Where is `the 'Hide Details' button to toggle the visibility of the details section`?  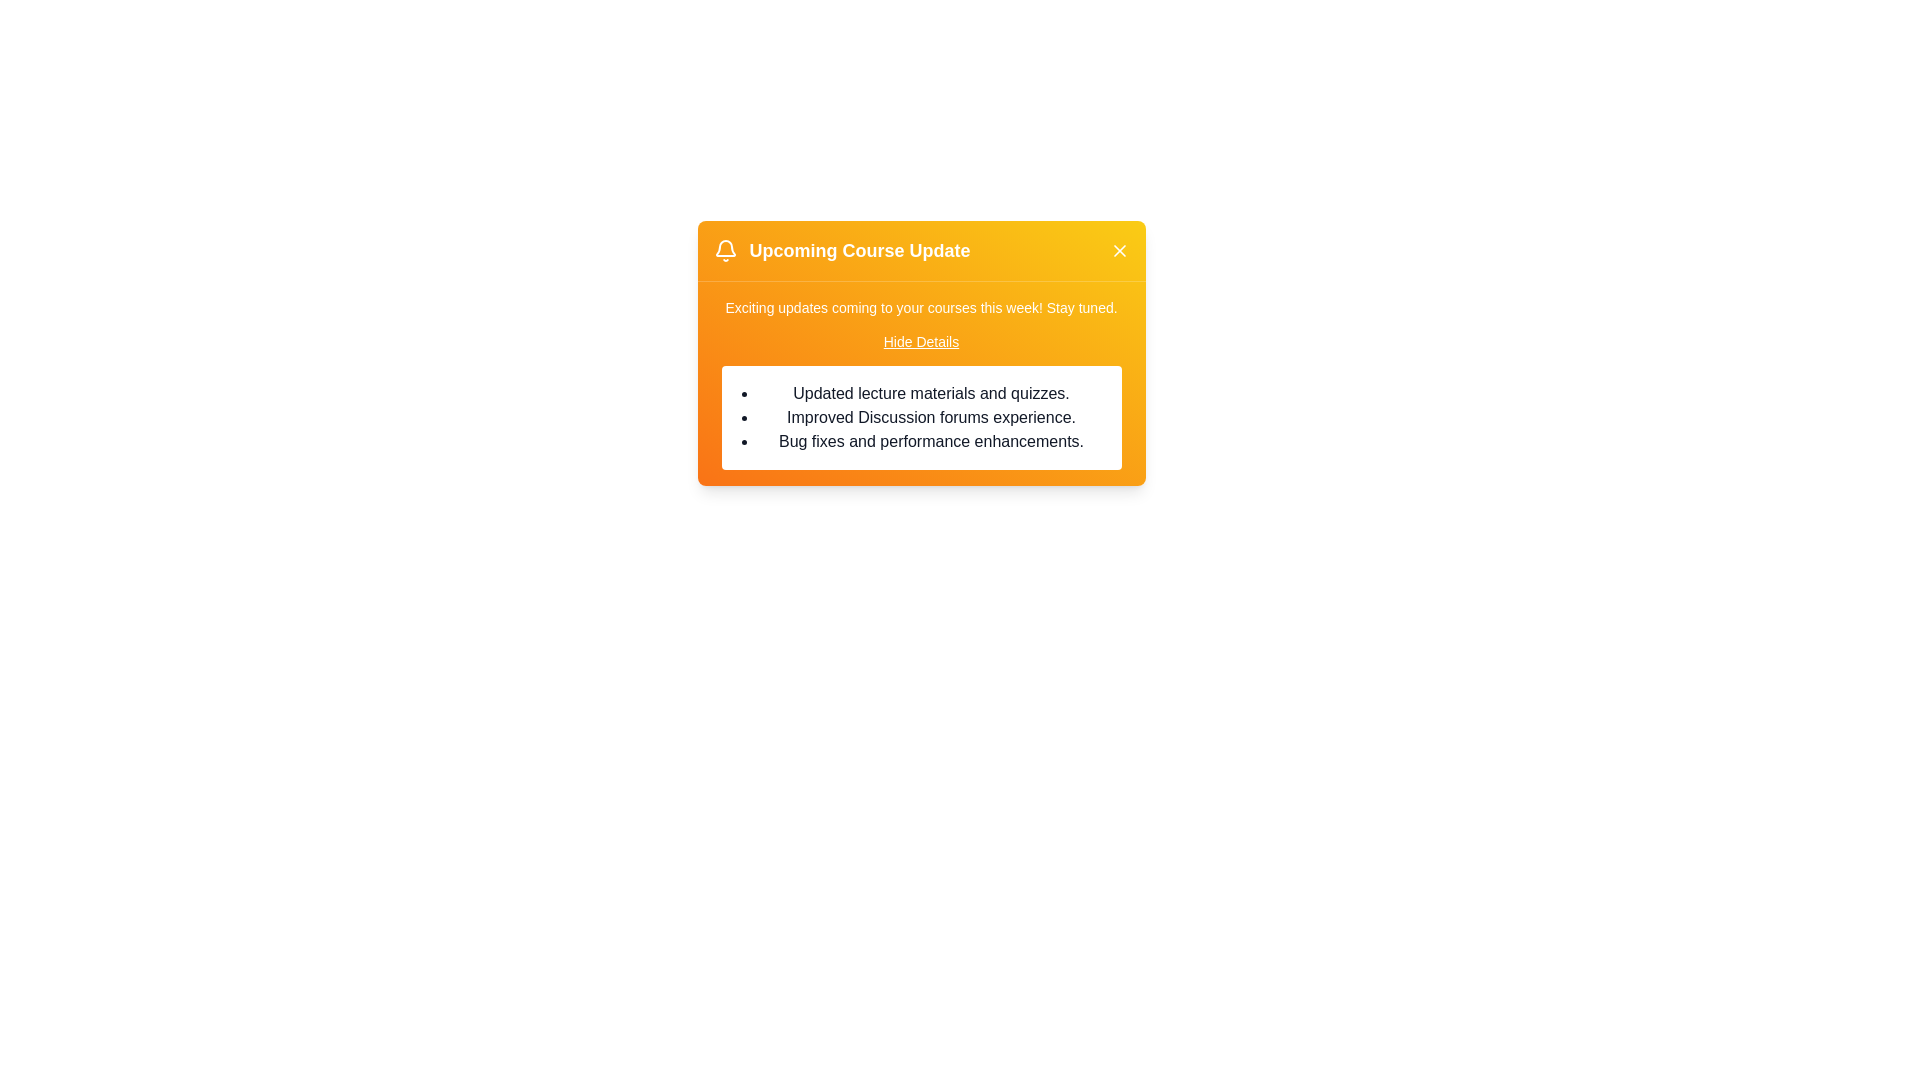
the 'Hide Details' button to toggle the visibility of the details section is located at coordinates (920, 341).